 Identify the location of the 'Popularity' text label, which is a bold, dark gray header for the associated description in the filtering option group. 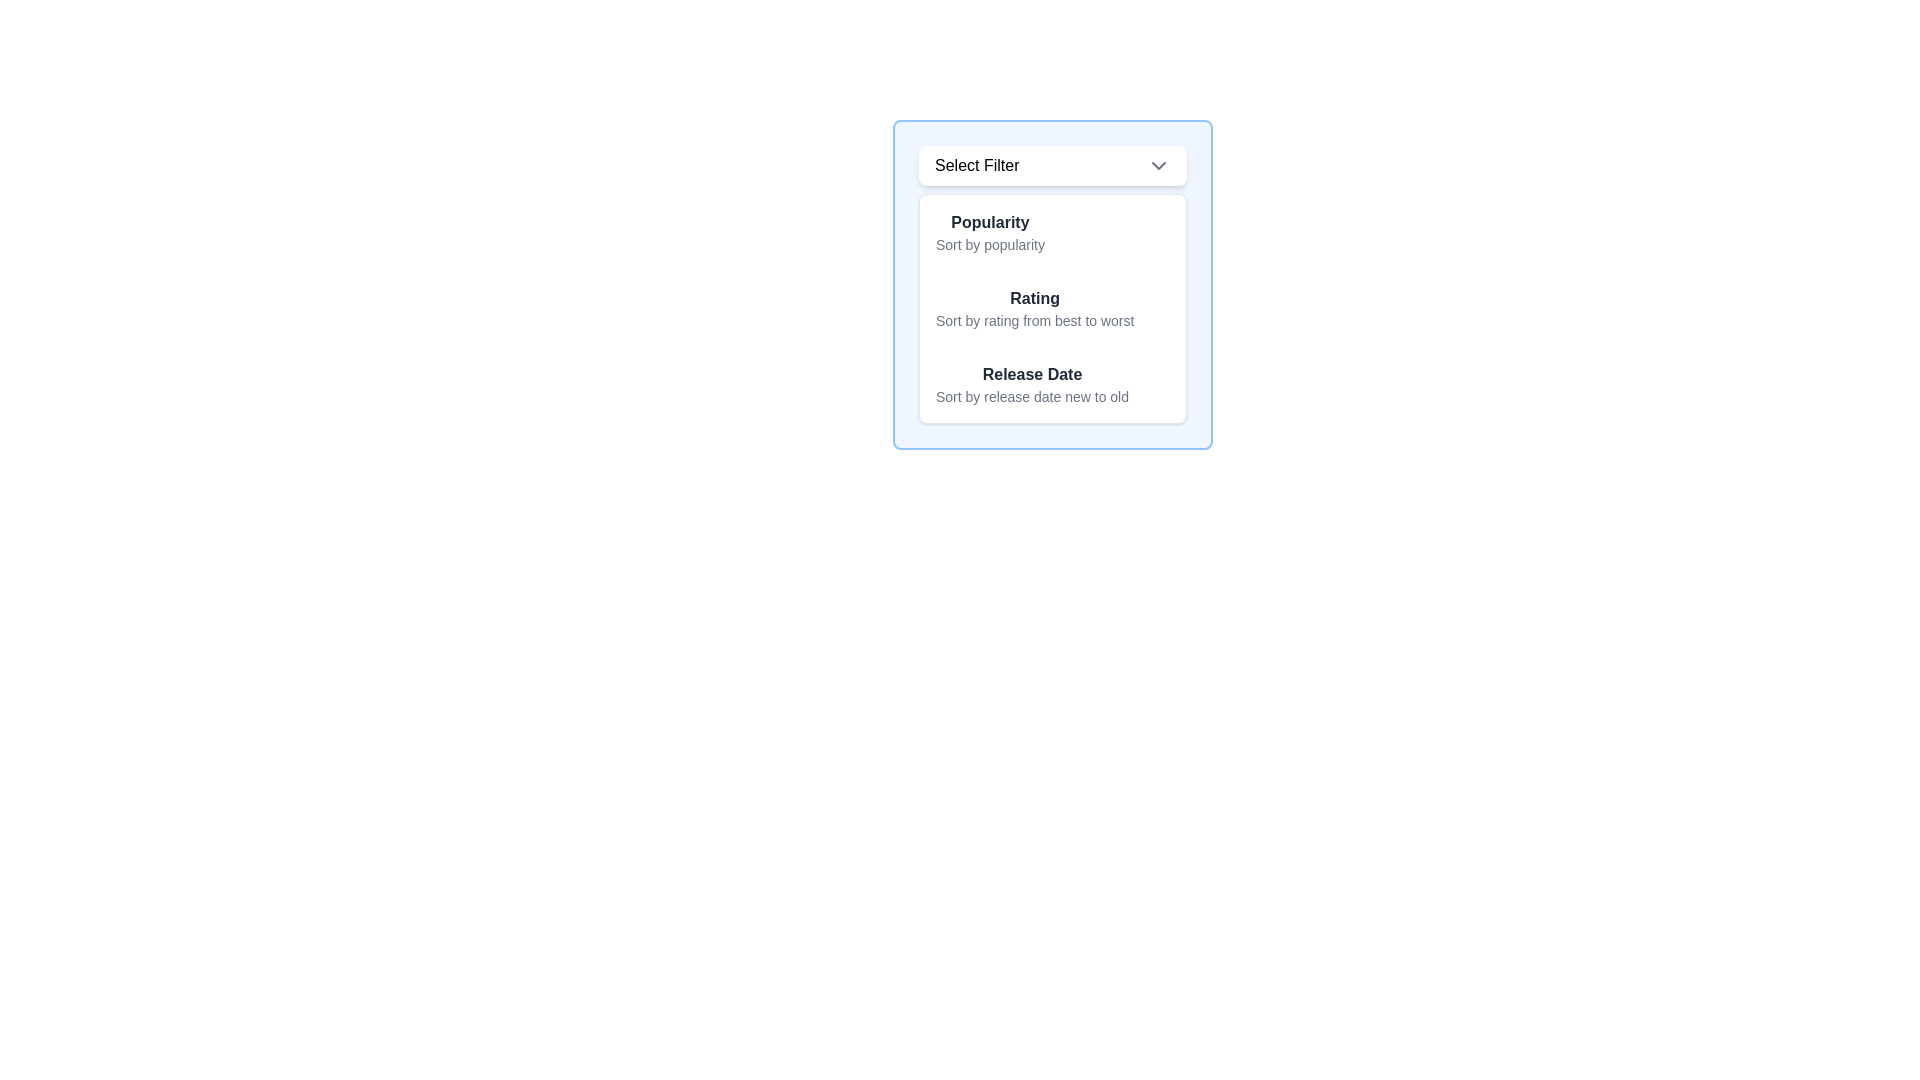
(990, 223).